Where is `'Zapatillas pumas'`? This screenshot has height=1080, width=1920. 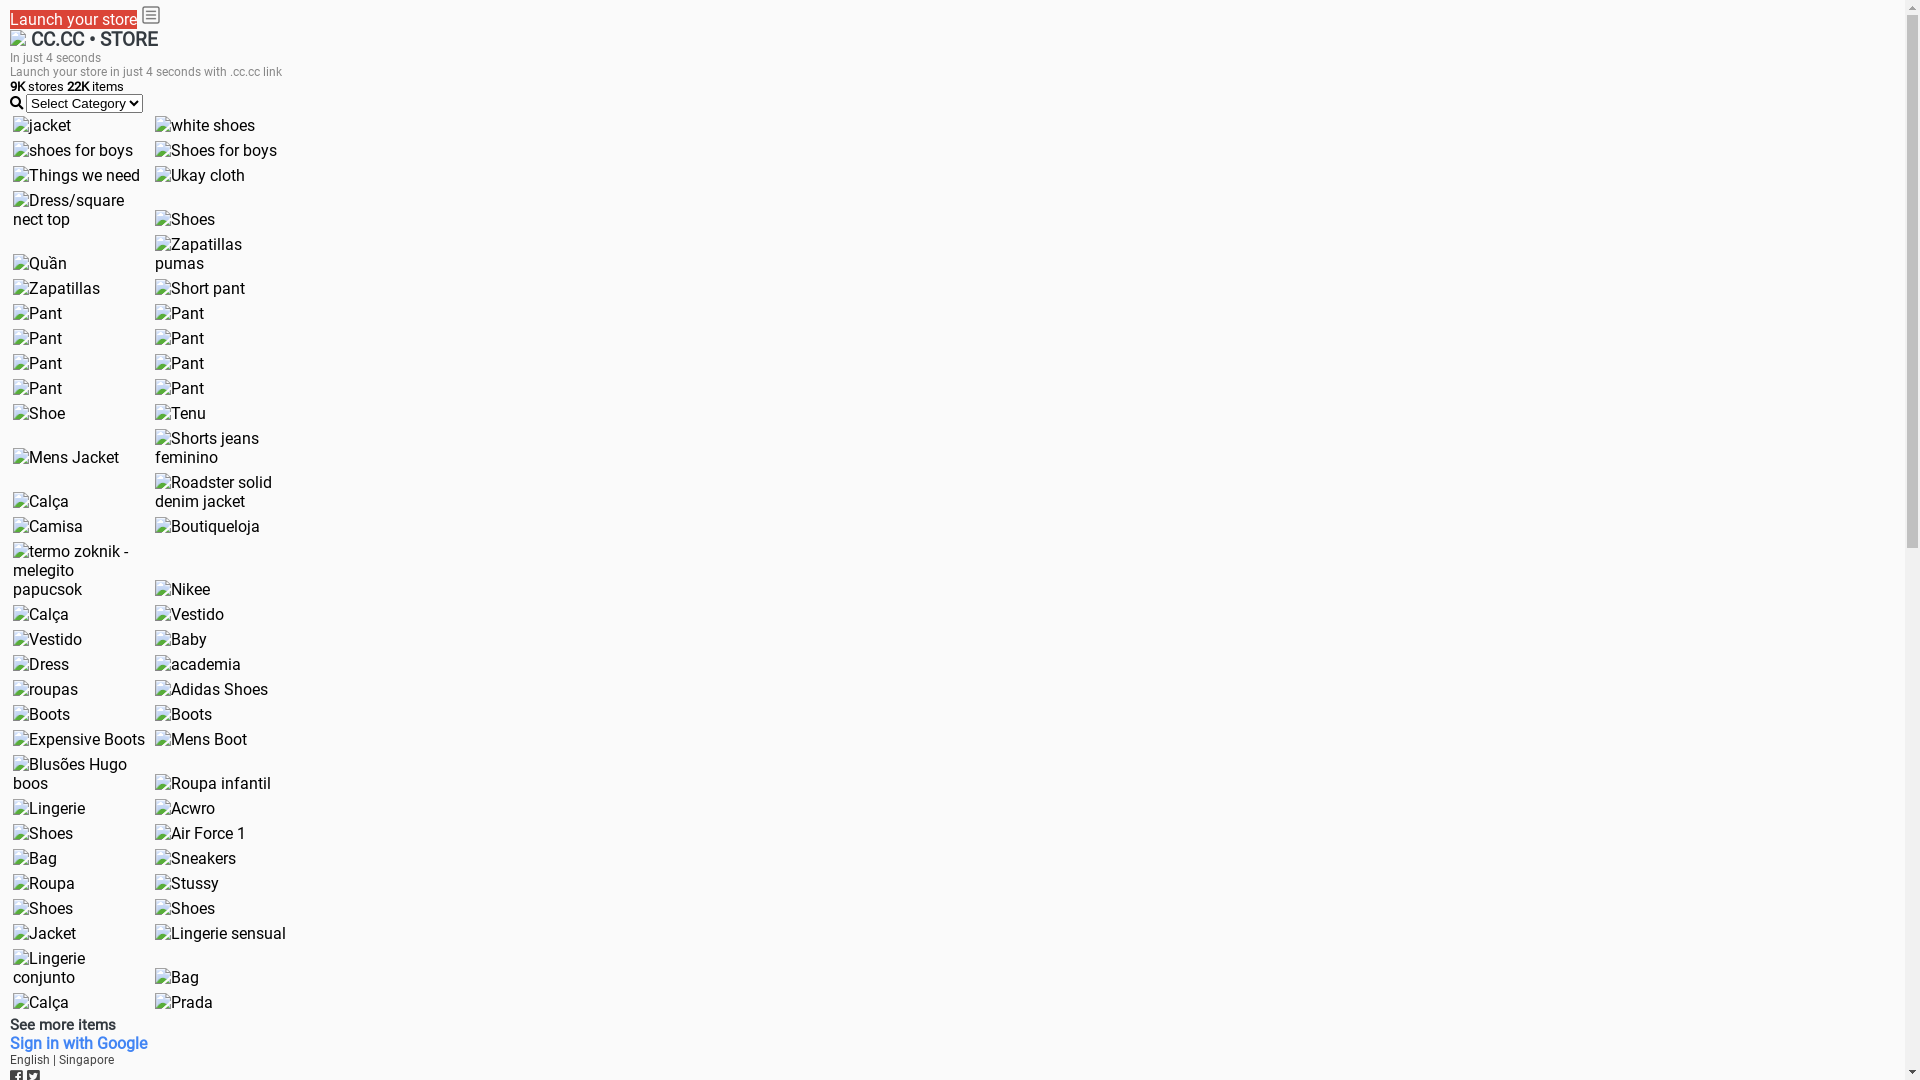 'Zapatillas pumas' is located at coordinates (153, 253).